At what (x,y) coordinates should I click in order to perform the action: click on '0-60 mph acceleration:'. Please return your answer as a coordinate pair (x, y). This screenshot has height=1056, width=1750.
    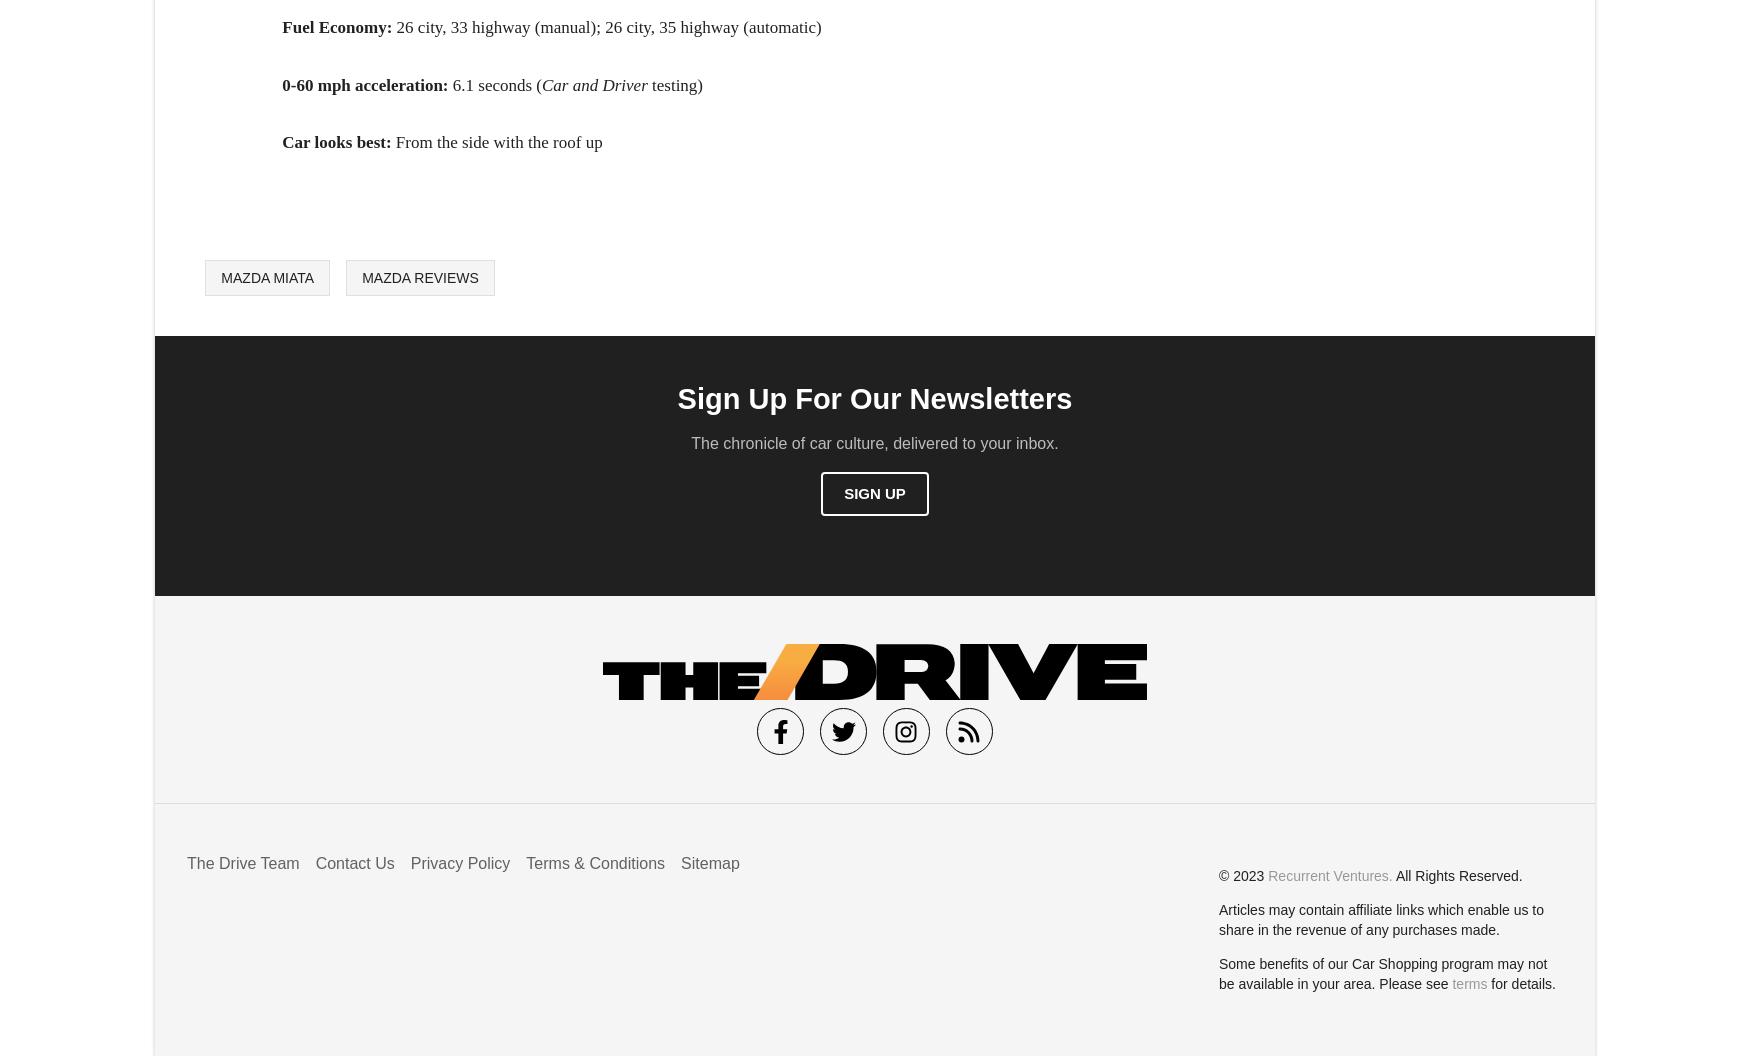
    Looking at the image, I should click on (280, 83).